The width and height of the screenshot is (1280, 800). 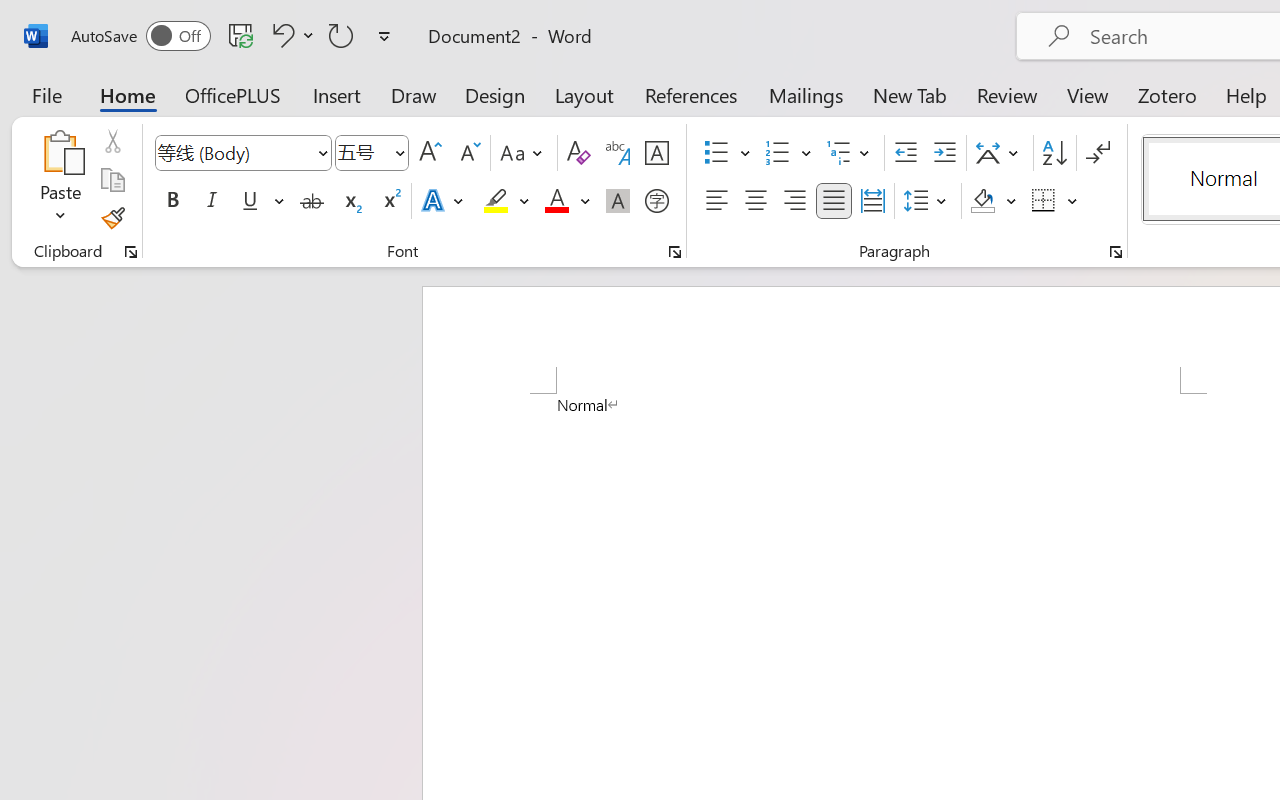 I want to click on 'Text Effects and Typography', so click(x=443, y=201).